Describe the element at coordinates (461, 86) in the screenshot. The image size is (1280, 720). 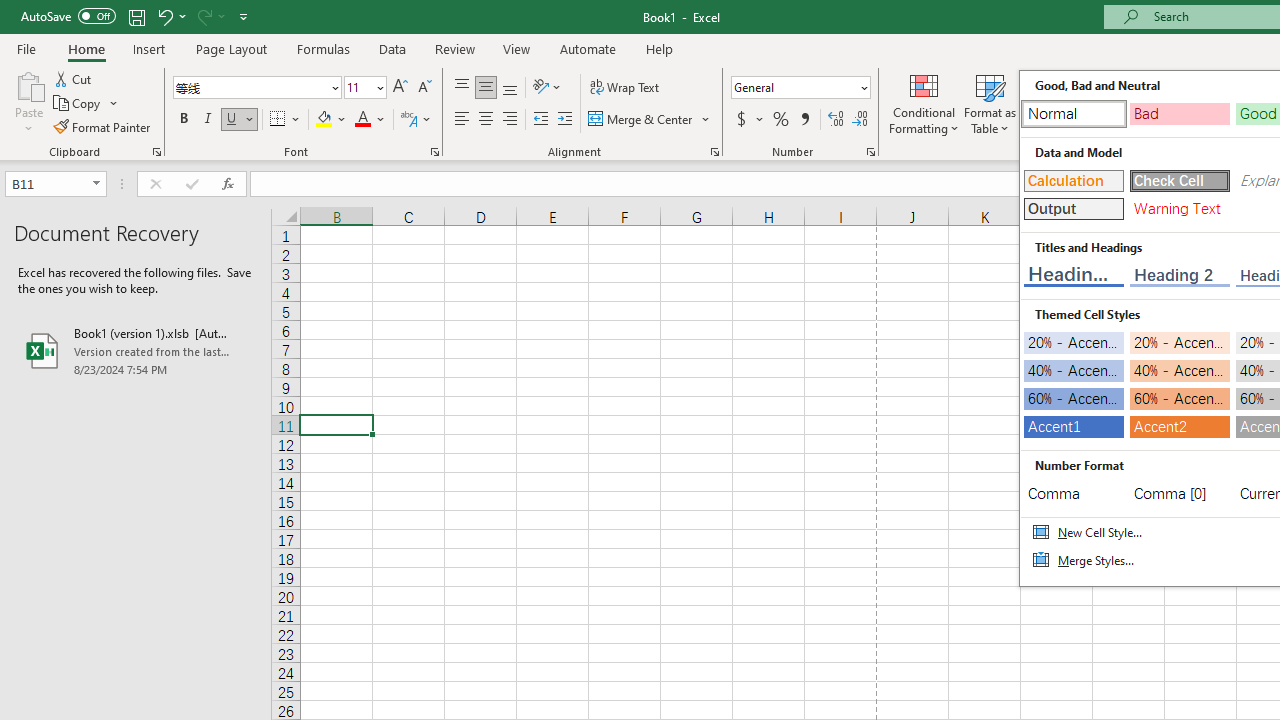
I see `'Top Align'` at that location.